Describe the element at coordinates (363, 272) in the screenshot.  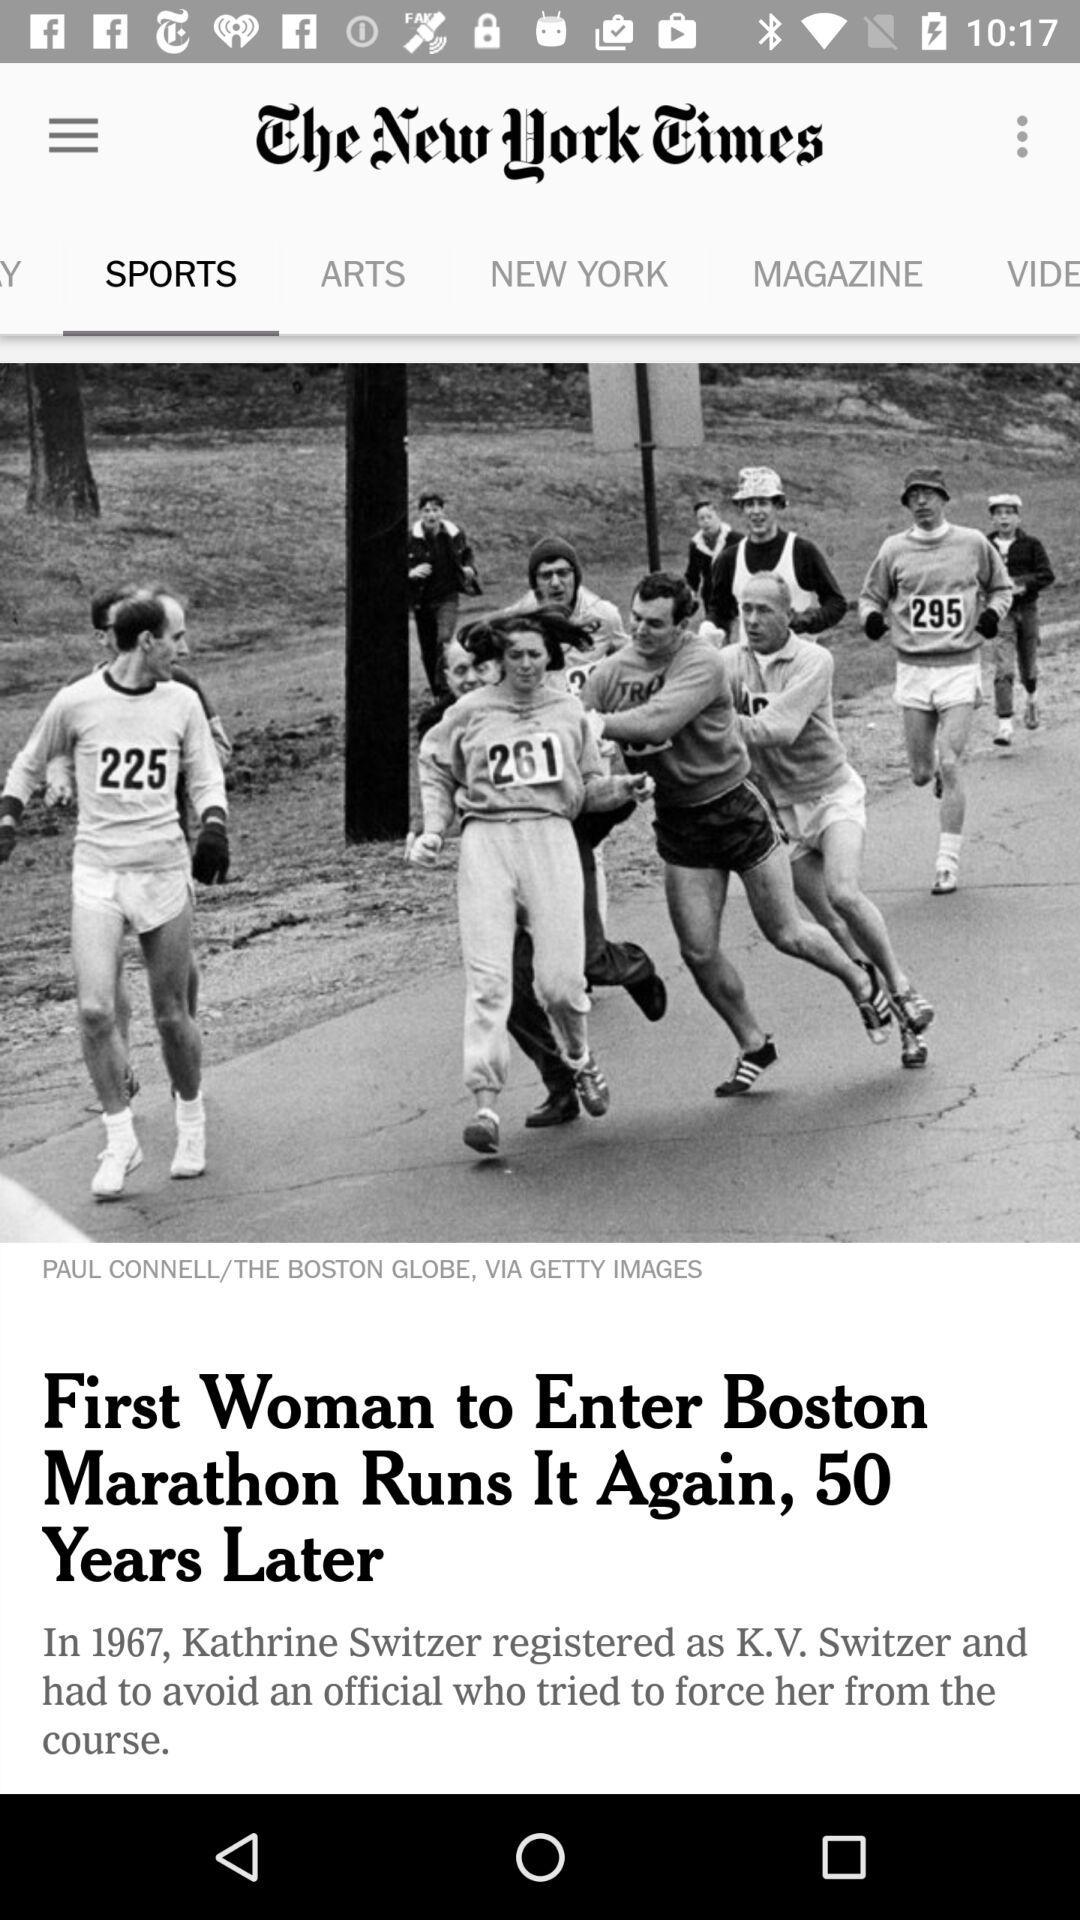
I see `arts` at that location.